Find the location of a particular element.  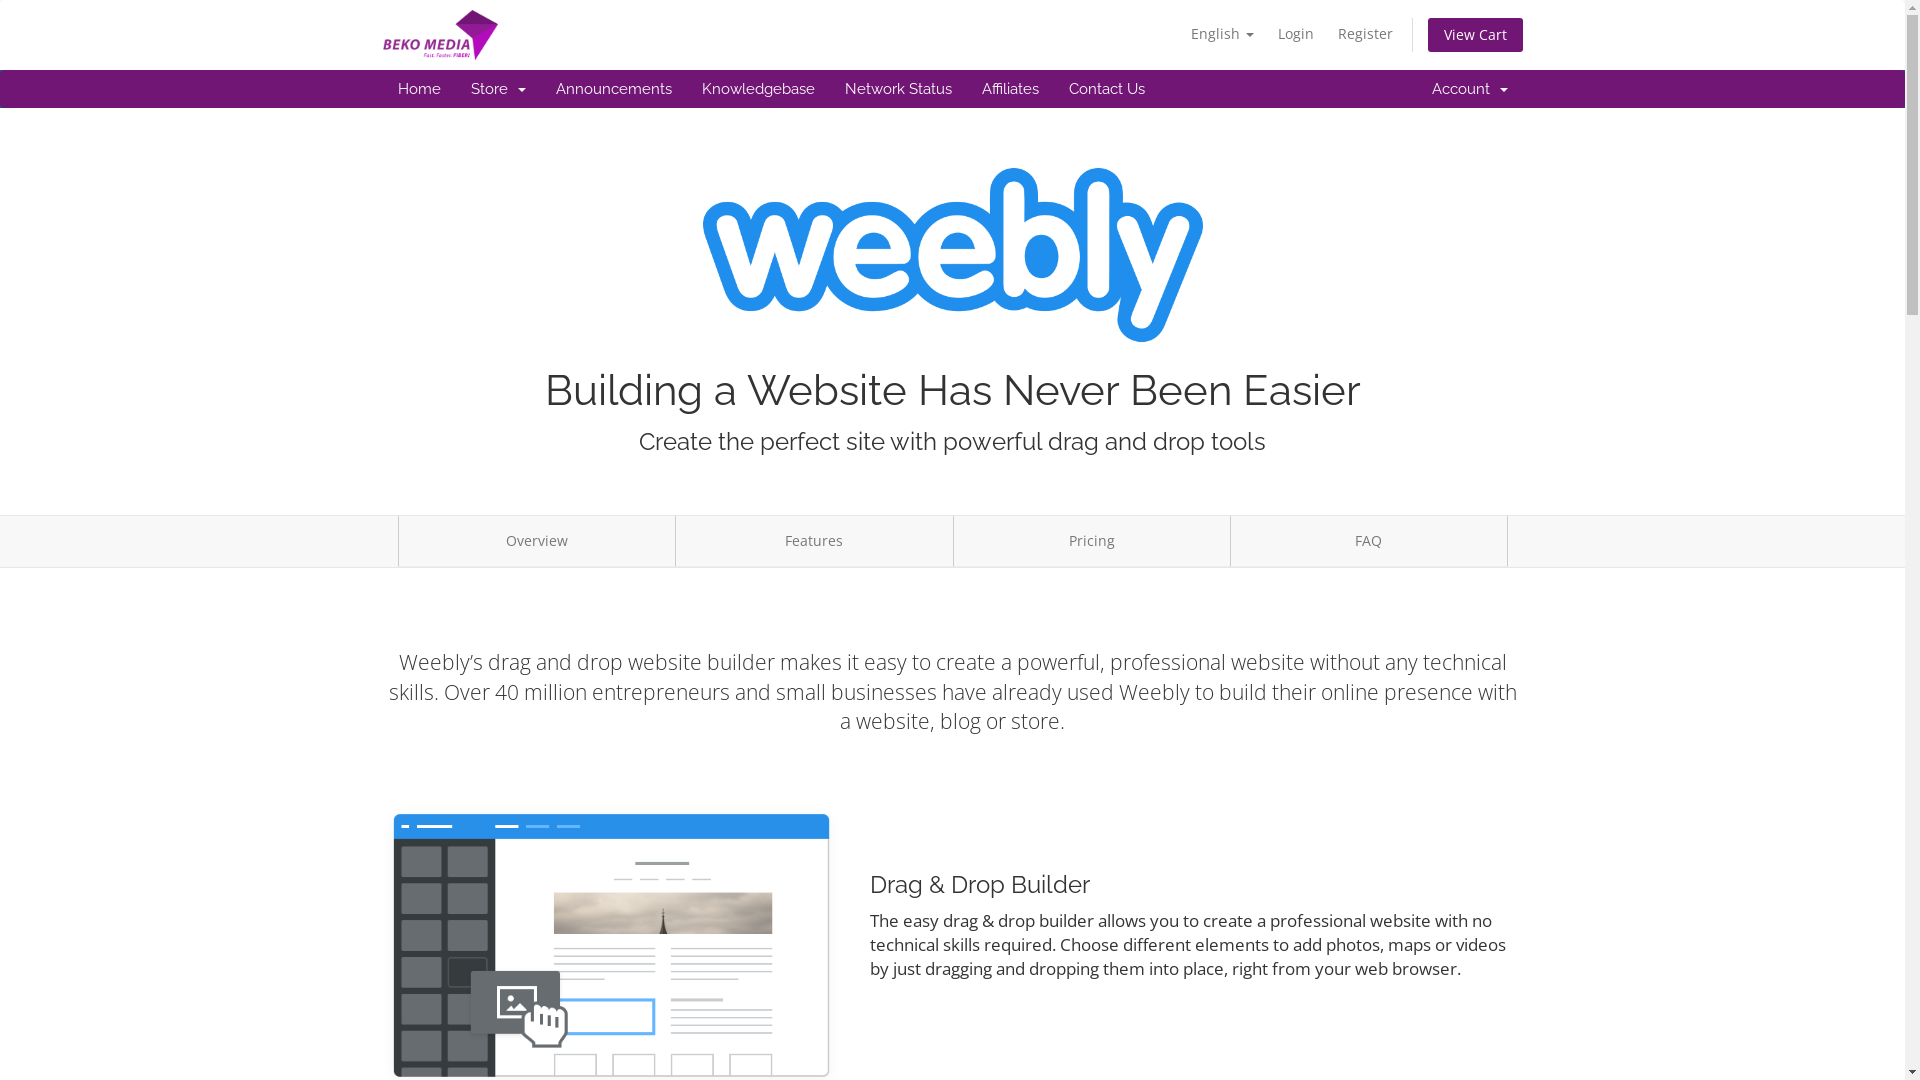

'Overview' is located at coordinates (537, 541).